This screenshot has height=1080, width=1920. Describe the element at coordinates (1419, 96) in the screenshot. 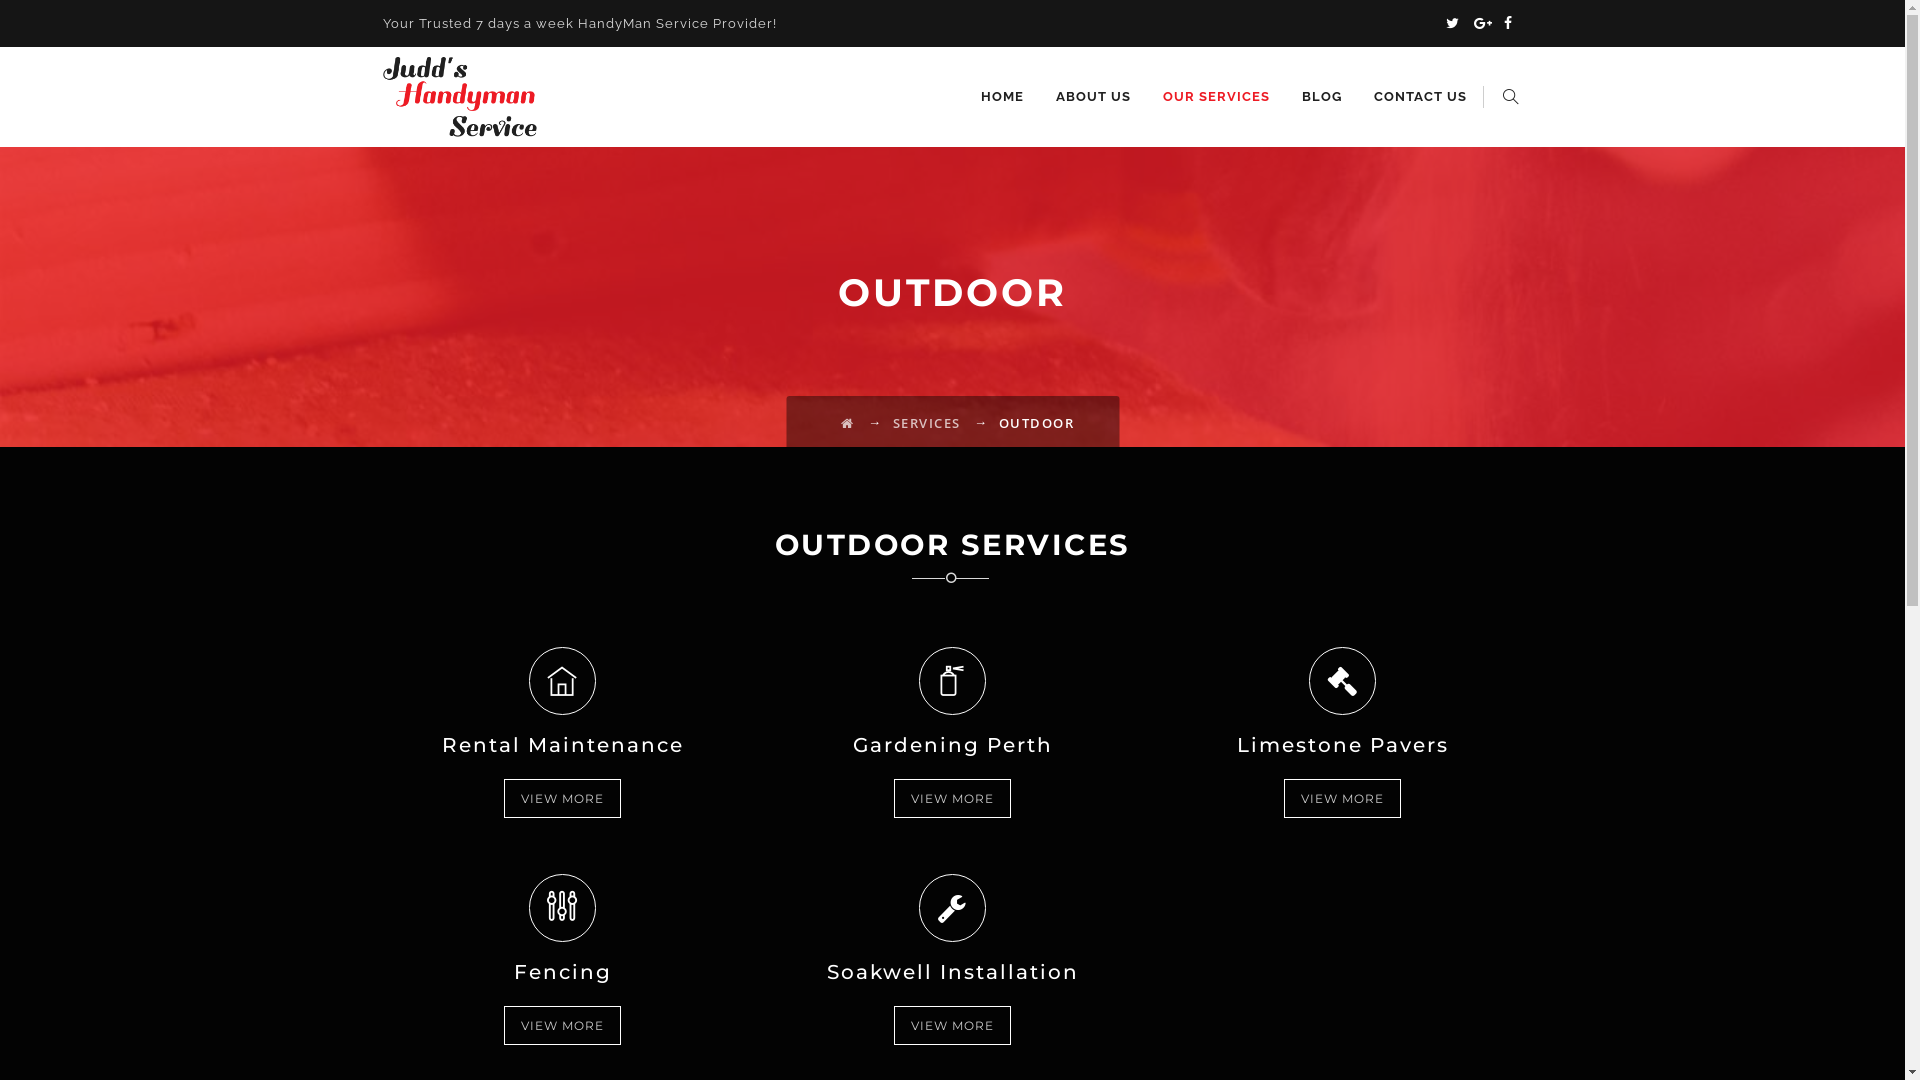

I see `'CONTACT US'` at that location.